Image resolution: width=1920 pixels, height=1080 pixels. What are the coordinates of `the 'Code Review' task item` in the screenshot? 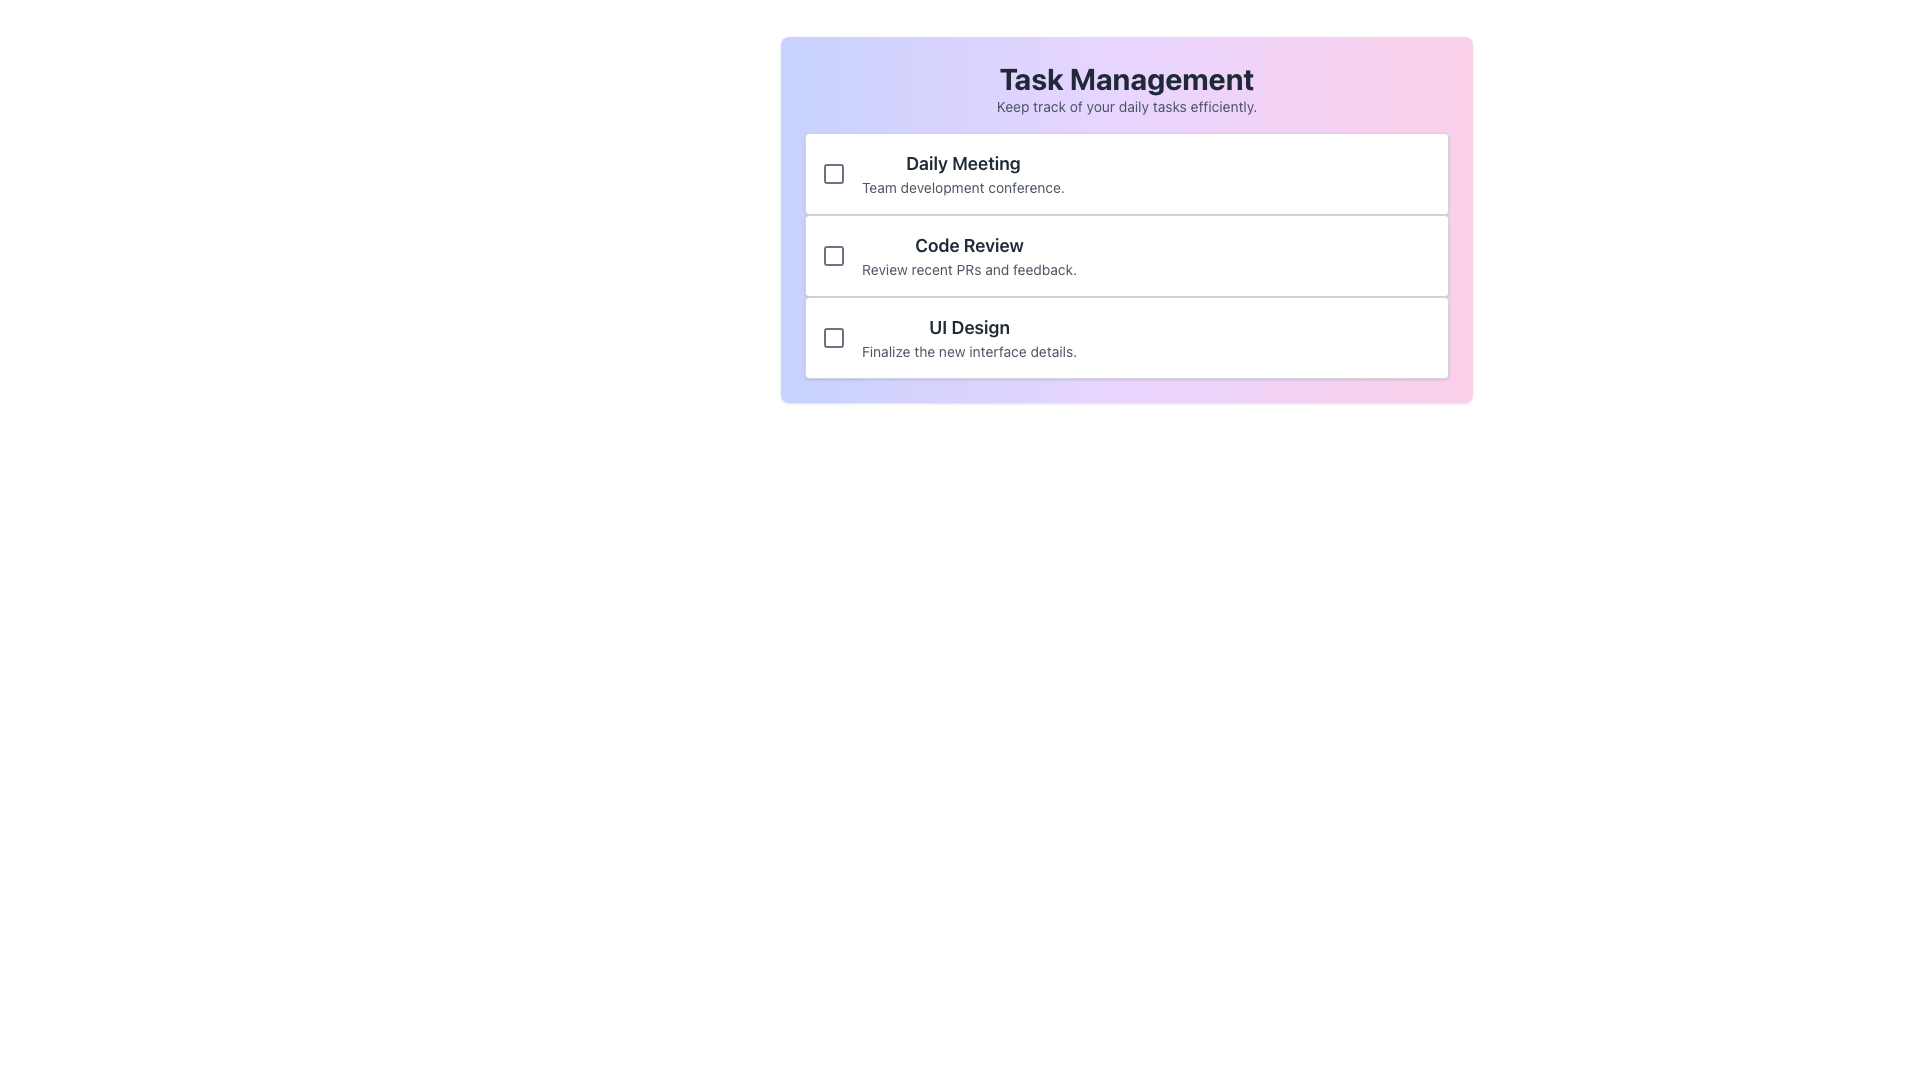 It's located at (1127, 219).